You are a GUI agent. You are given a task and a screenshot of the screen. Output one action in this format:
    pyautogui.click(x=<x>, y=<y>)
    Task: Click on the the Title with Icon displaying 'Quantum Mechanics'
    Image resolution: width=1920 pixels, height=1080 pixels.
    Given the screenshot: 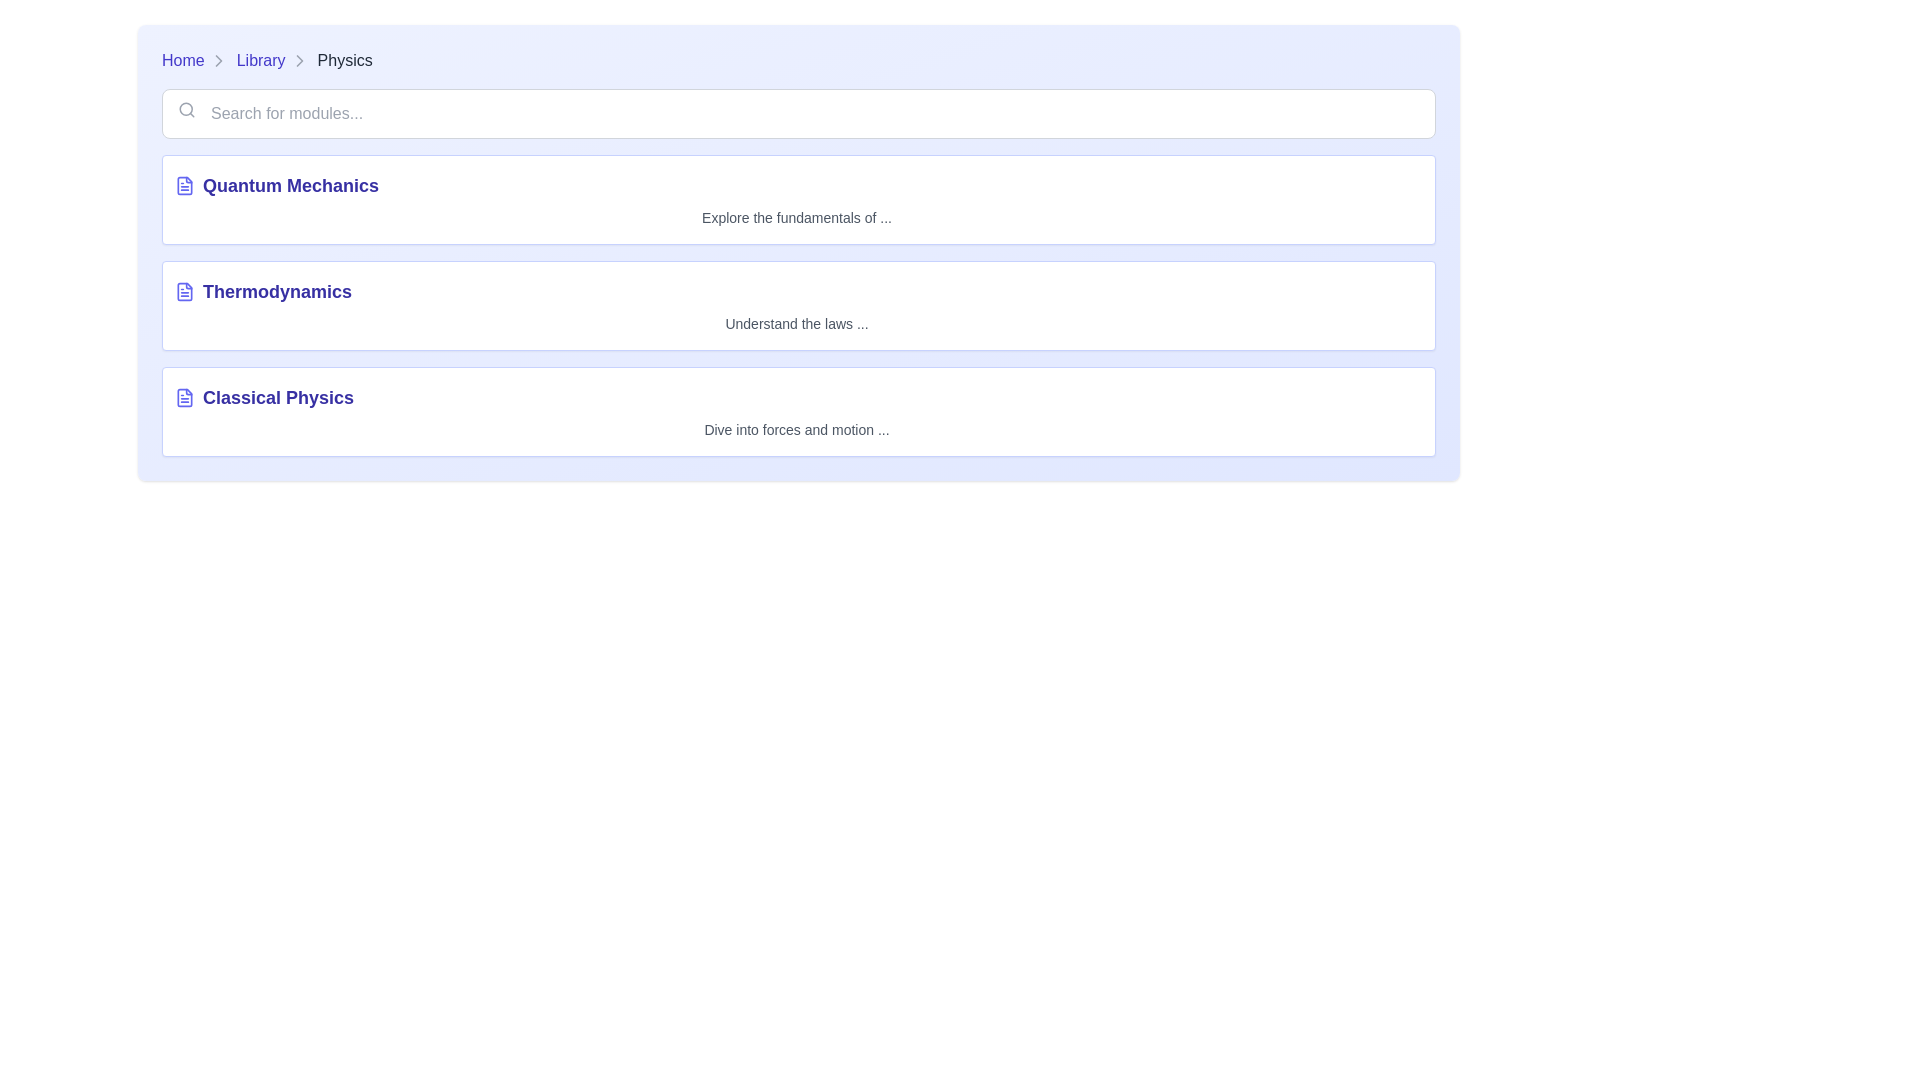 What is the action you would take?
    pyautogui.click(x=795, y=185)
    